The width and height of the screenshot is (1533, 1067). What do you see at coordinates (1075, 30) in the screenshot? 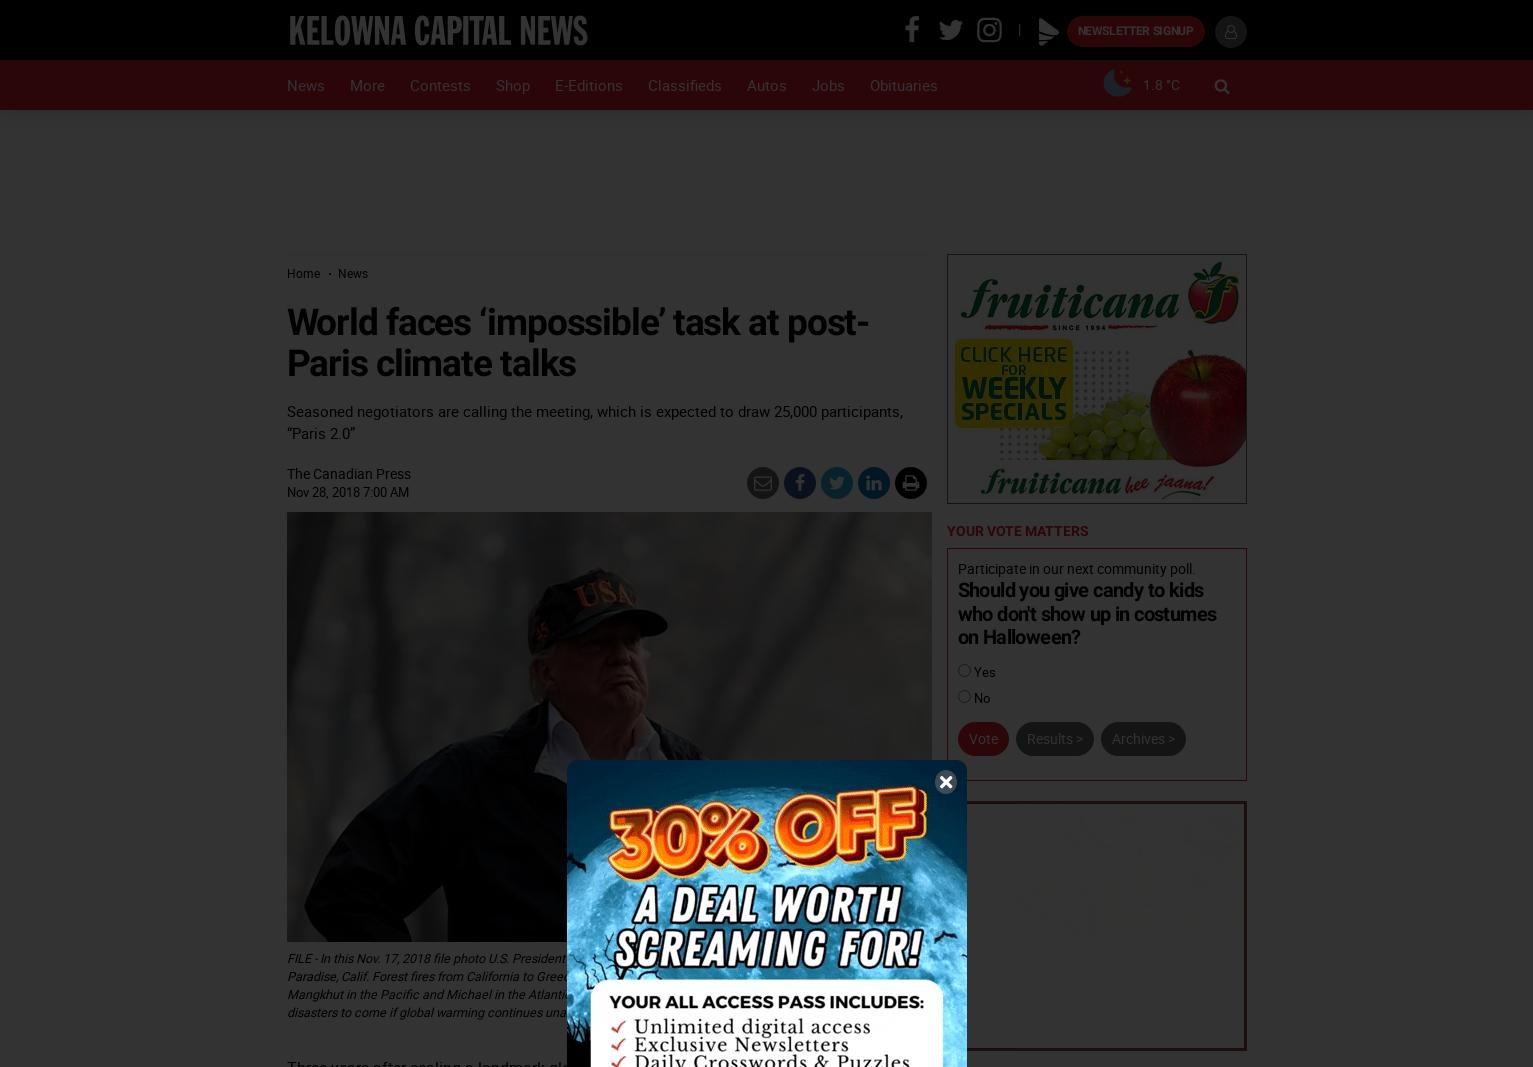
I see `'Newsletter Signup'` at bounding box center [1075, 30].